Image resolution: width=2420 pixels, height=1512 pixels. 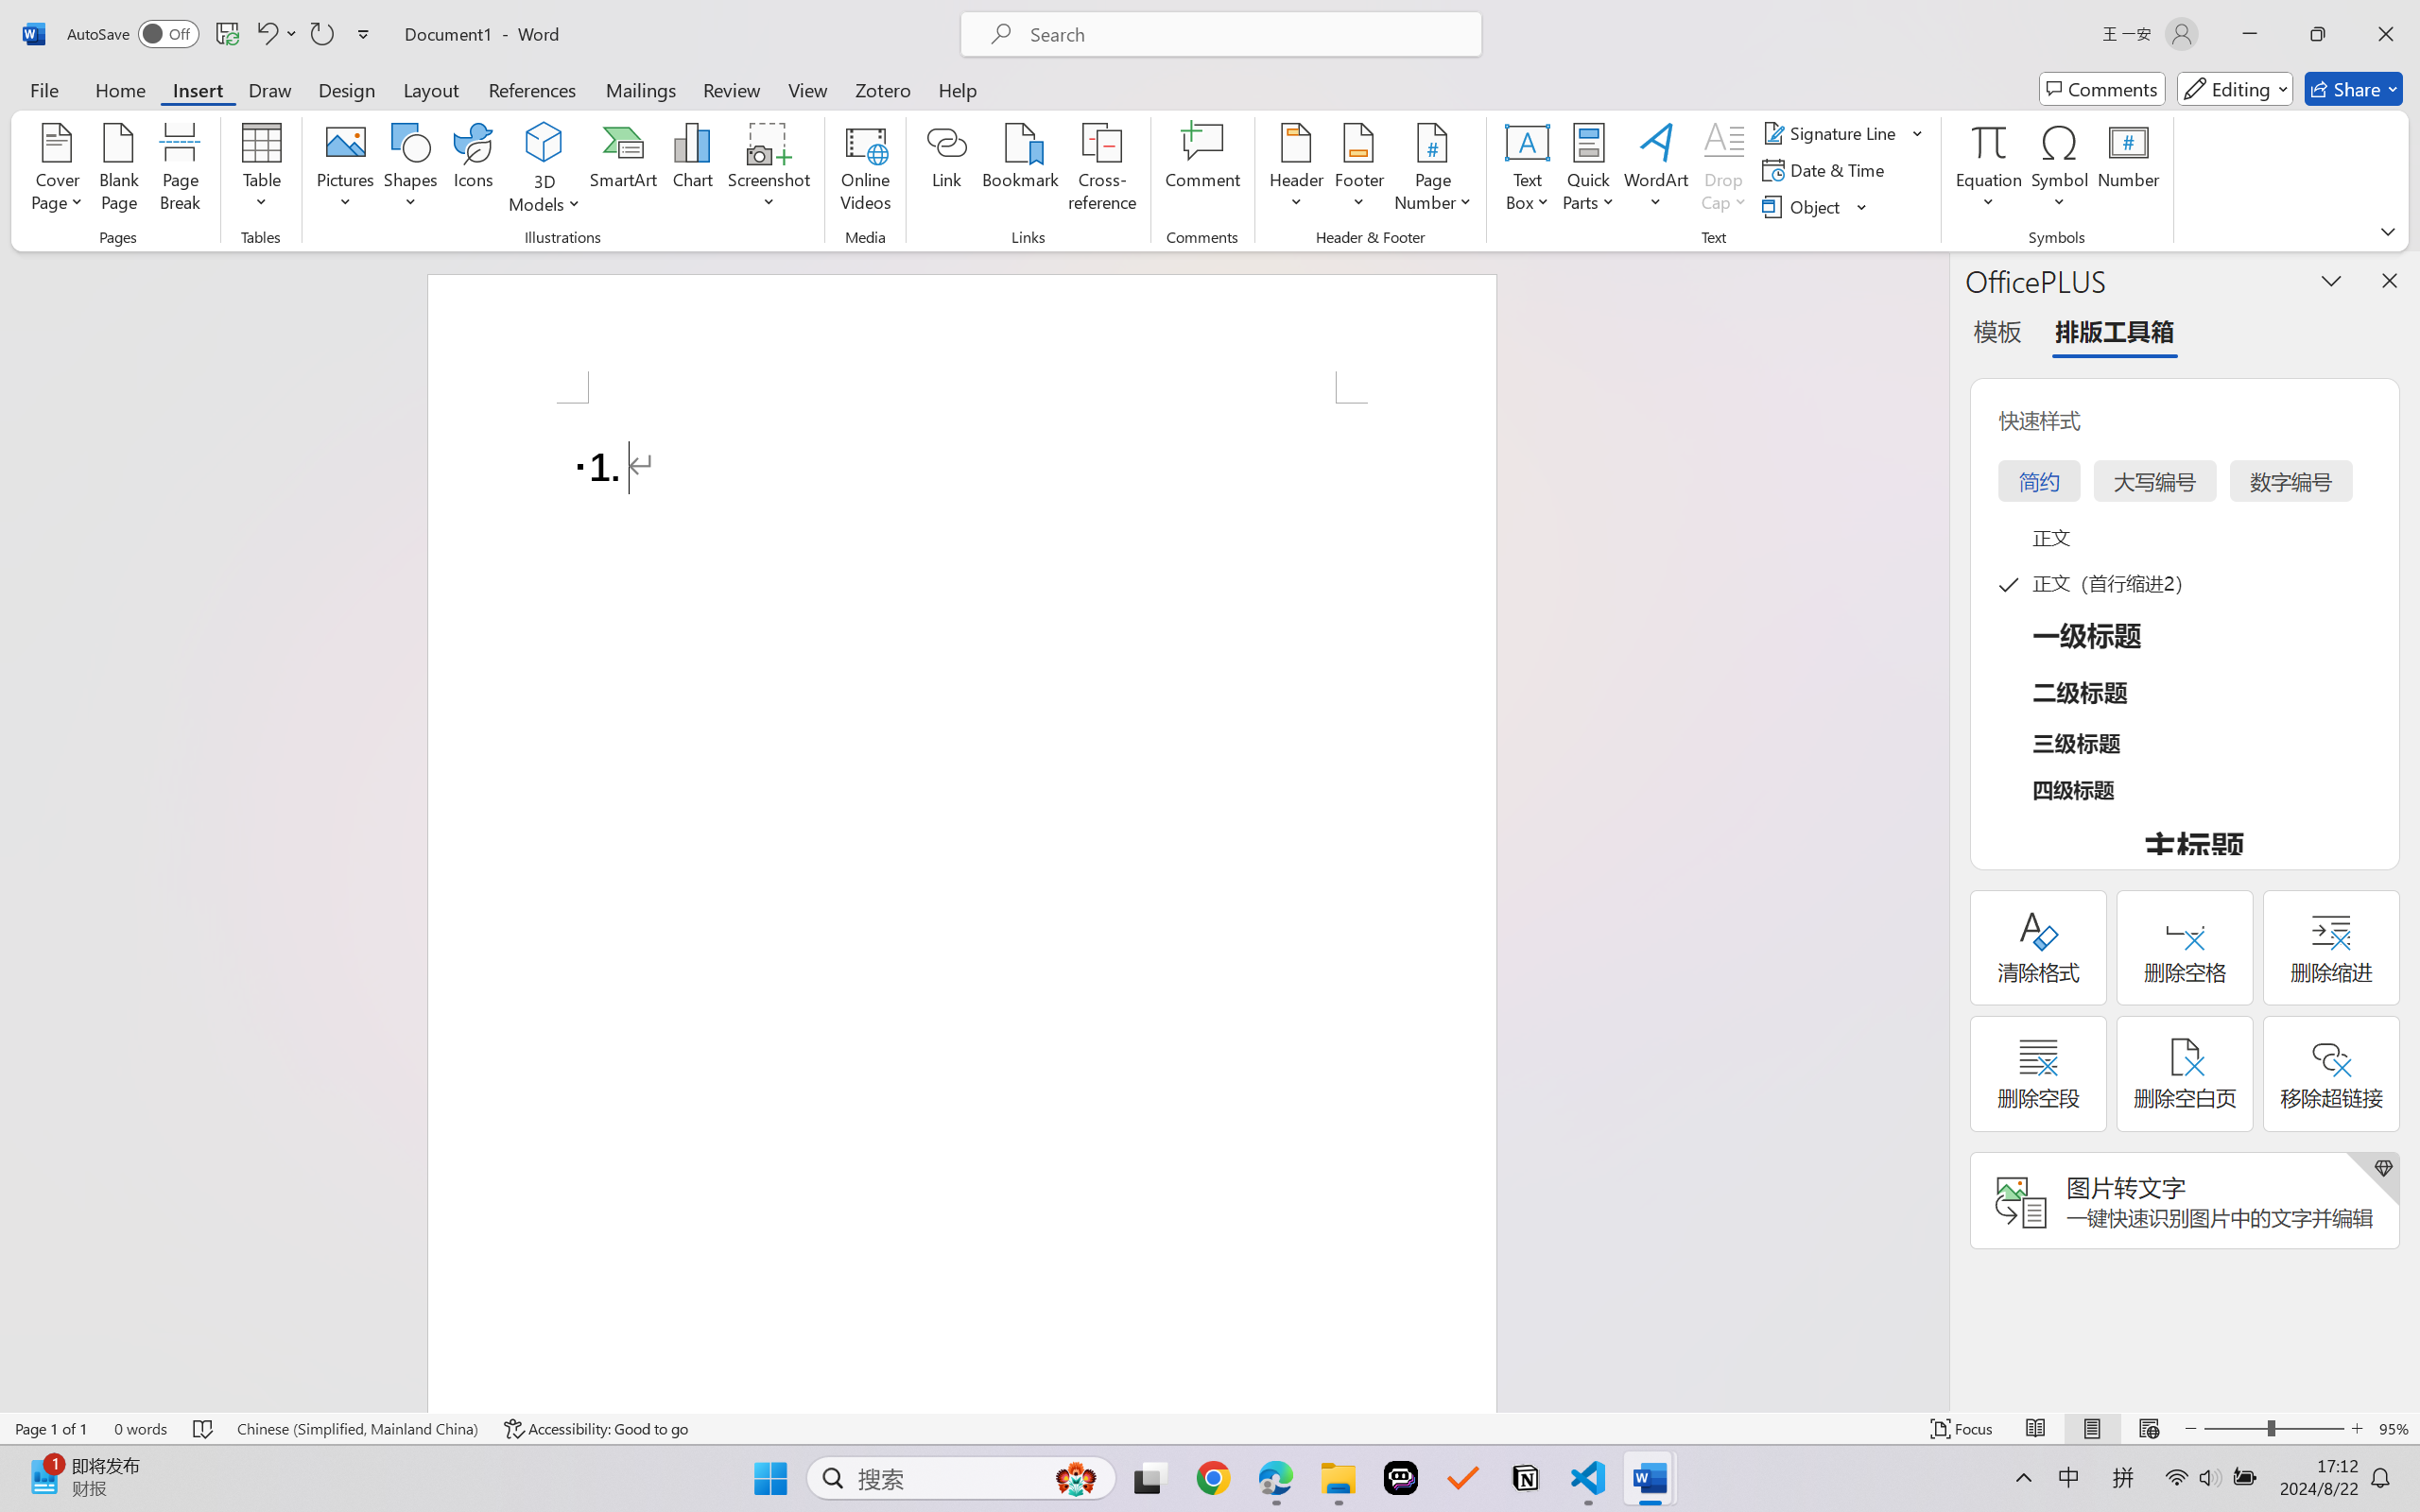 What do you see at coordinates (1815, 207) in the screenshot?
I see `'Object...'` at bounding box center [1815, 207].